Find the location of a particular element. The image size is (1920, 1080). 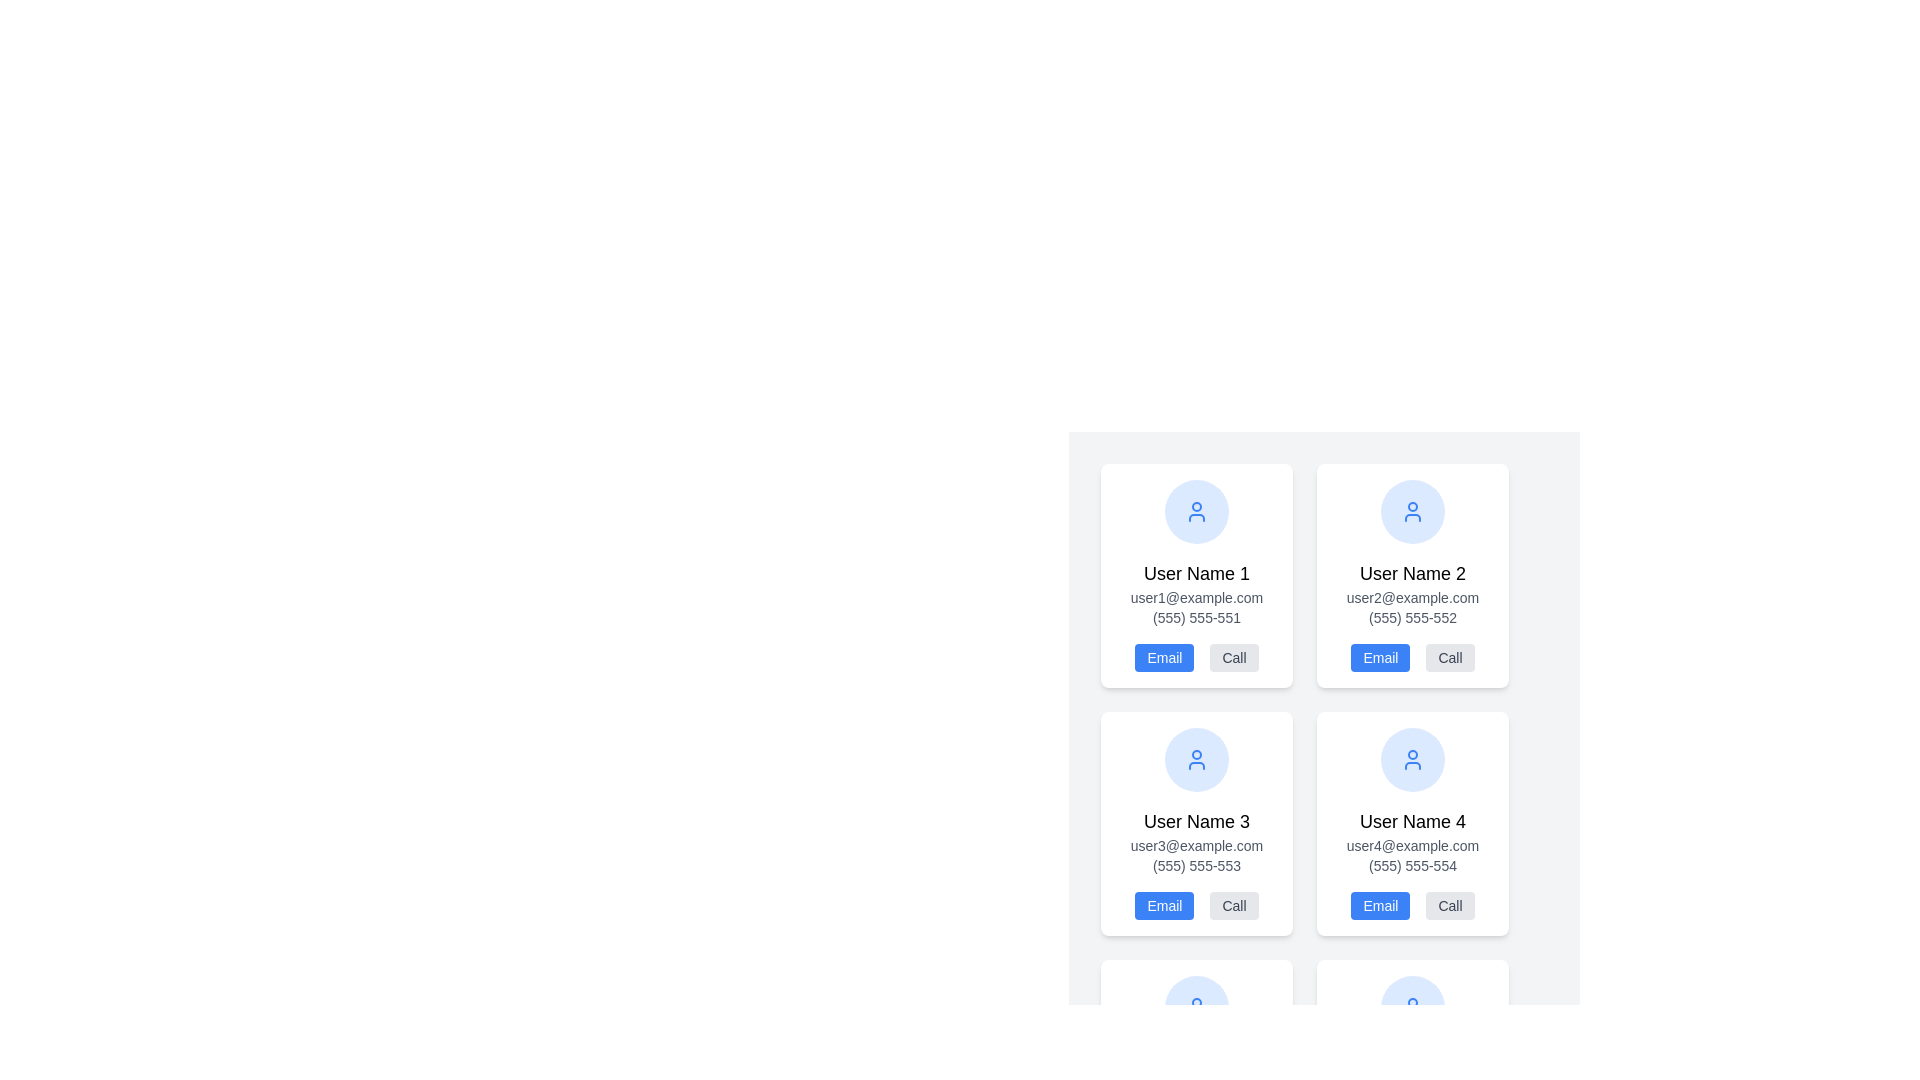

the circular static icon with a light blue background and user profile outline, located above the text 'User Name 2', 'user2@example.com', and '(555) 555-552', in the second column of a 2x2 grid is located at coordinates (1411, 511).